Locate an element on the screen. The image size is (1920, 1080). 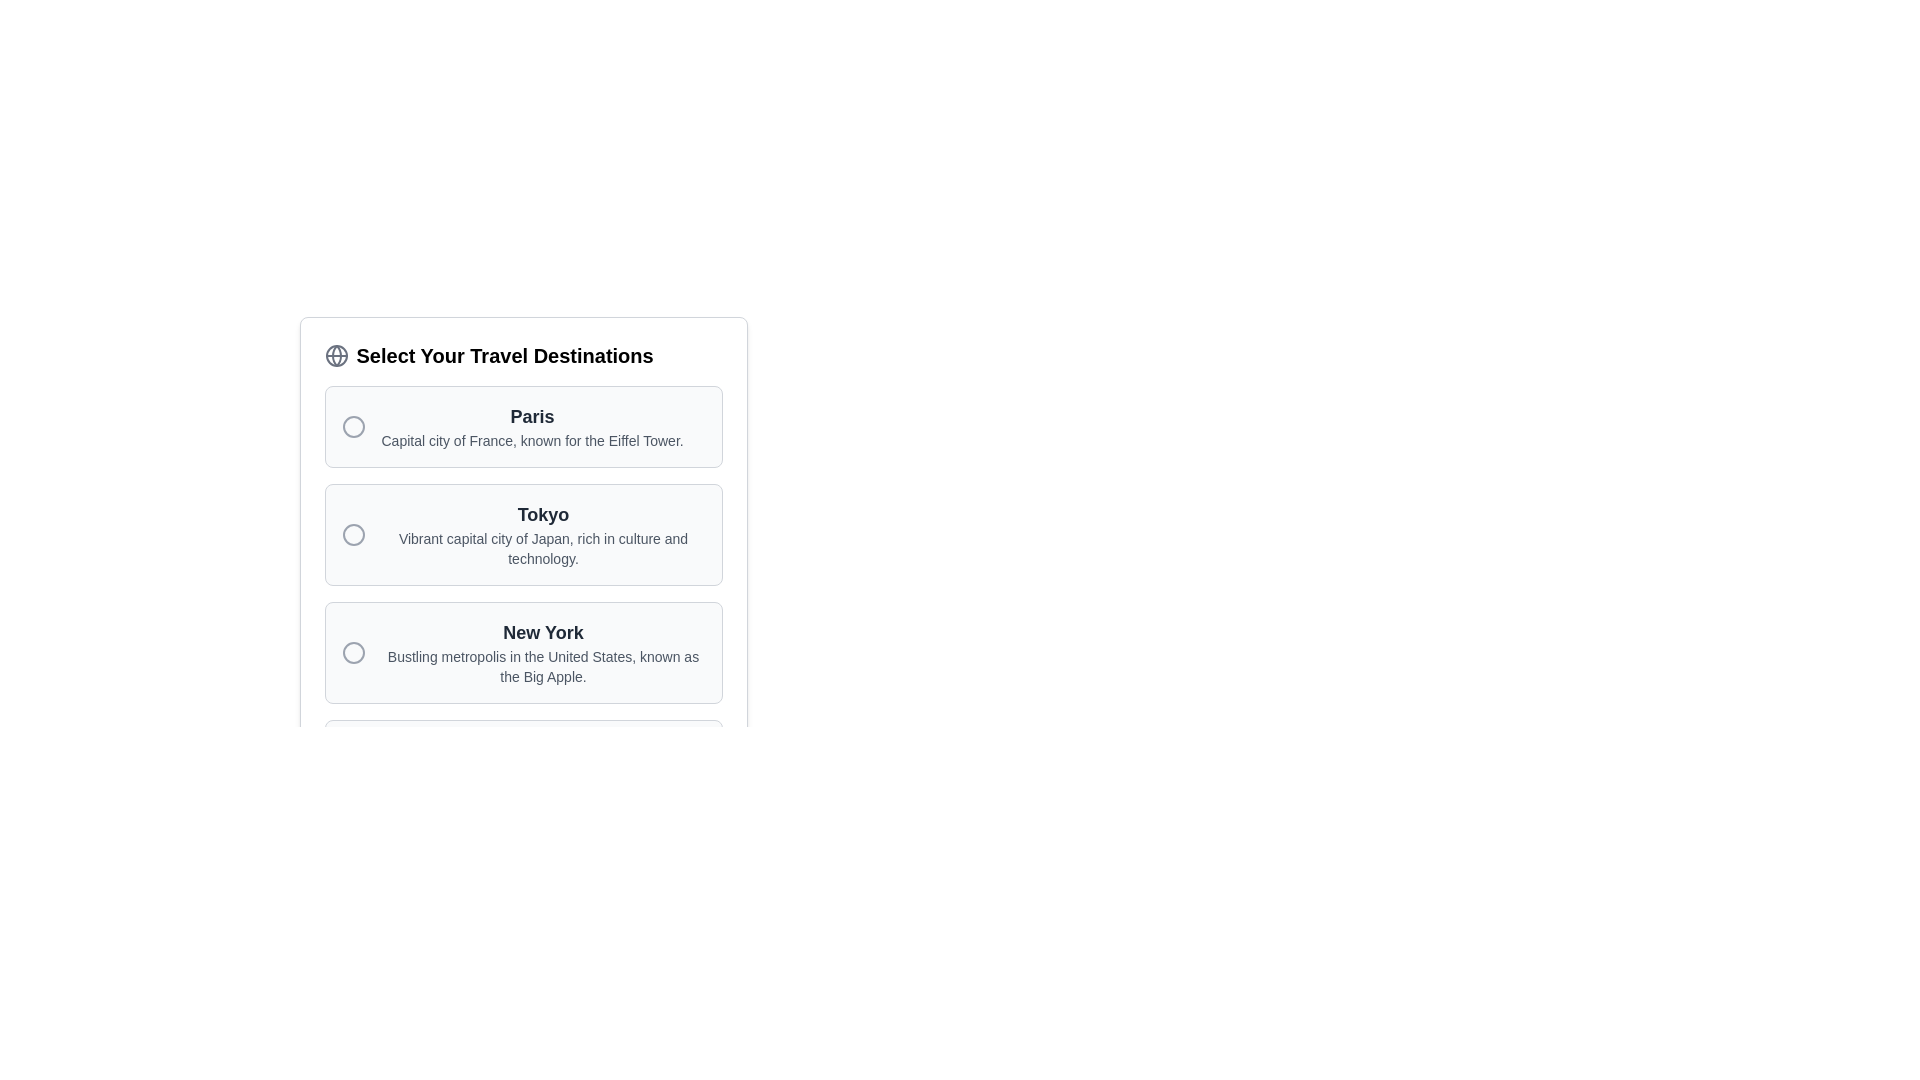
the radio button associated with the selectable list item for 'New York', which is the third option in the vertical list is located at coordinates (523, 652).